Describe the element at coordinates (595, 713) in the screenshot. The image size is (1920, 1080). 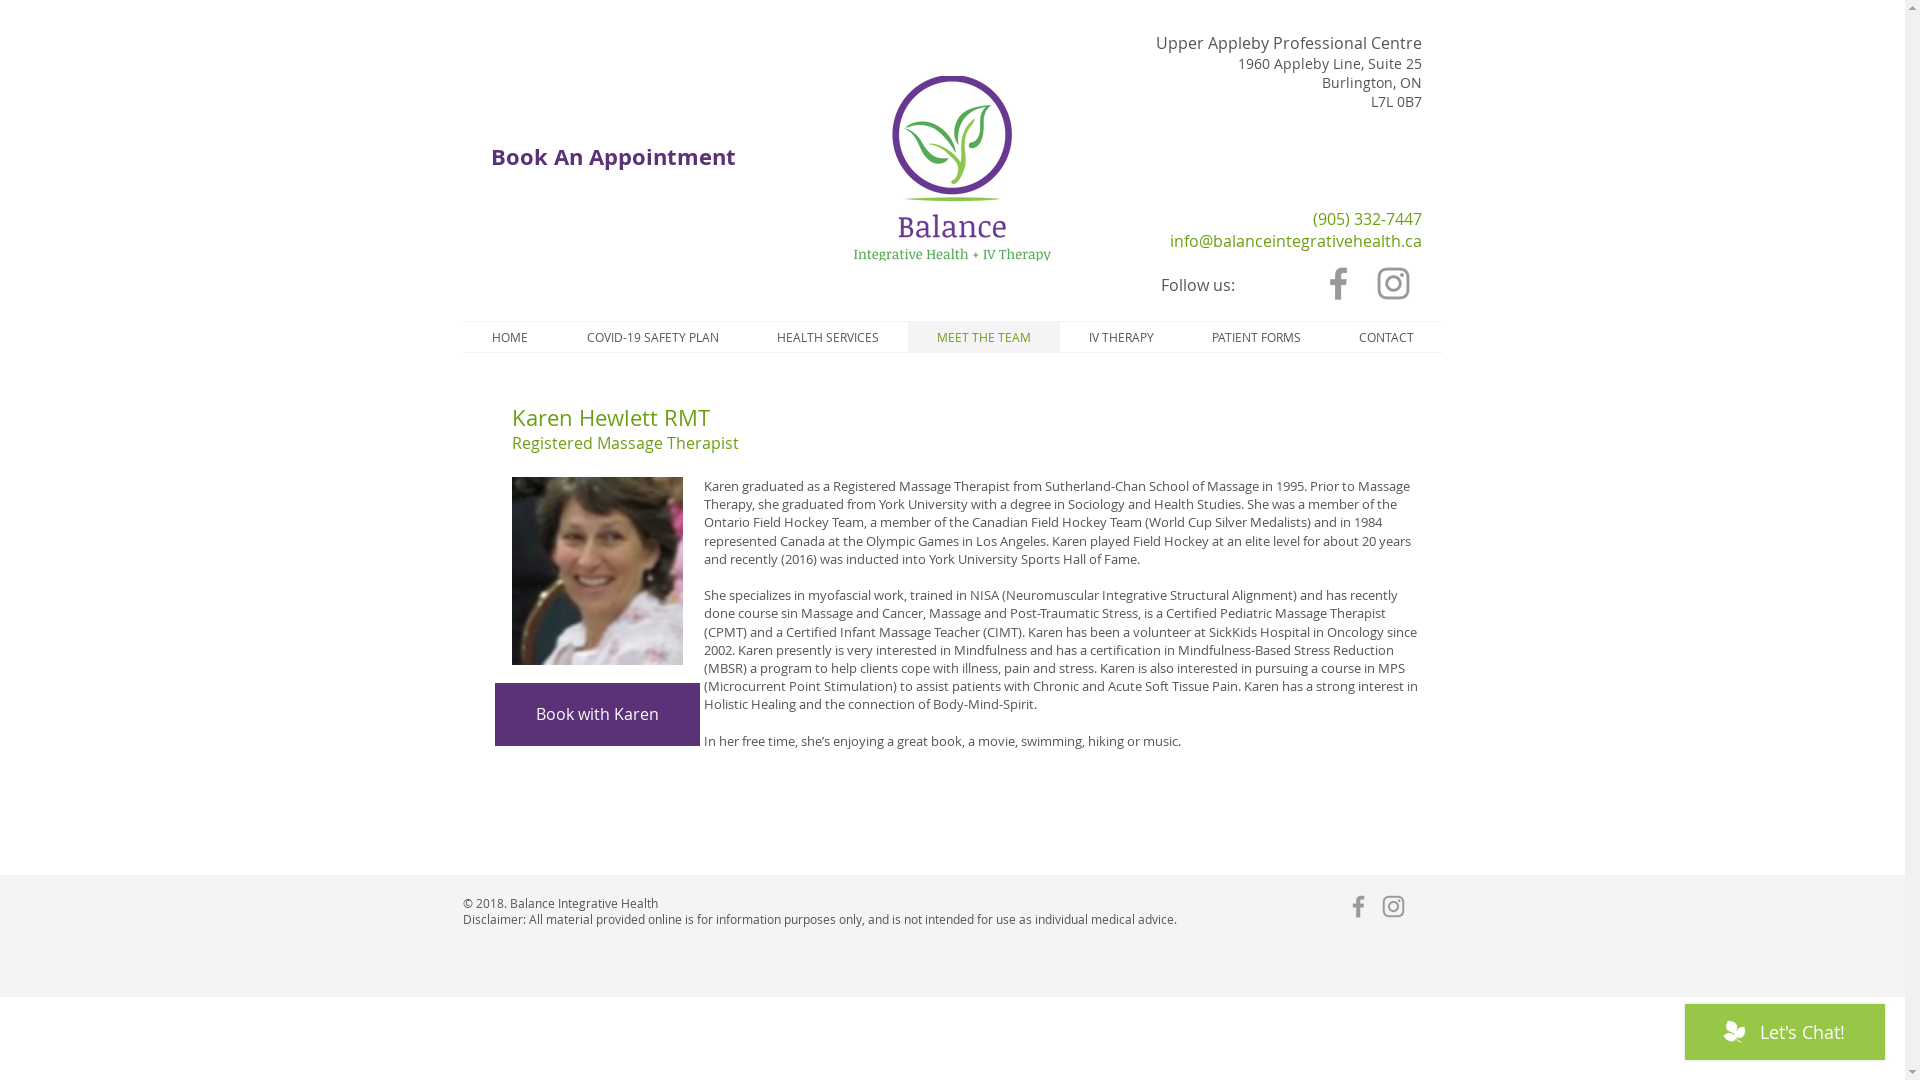
I see `'Book with Karen'` at that location.